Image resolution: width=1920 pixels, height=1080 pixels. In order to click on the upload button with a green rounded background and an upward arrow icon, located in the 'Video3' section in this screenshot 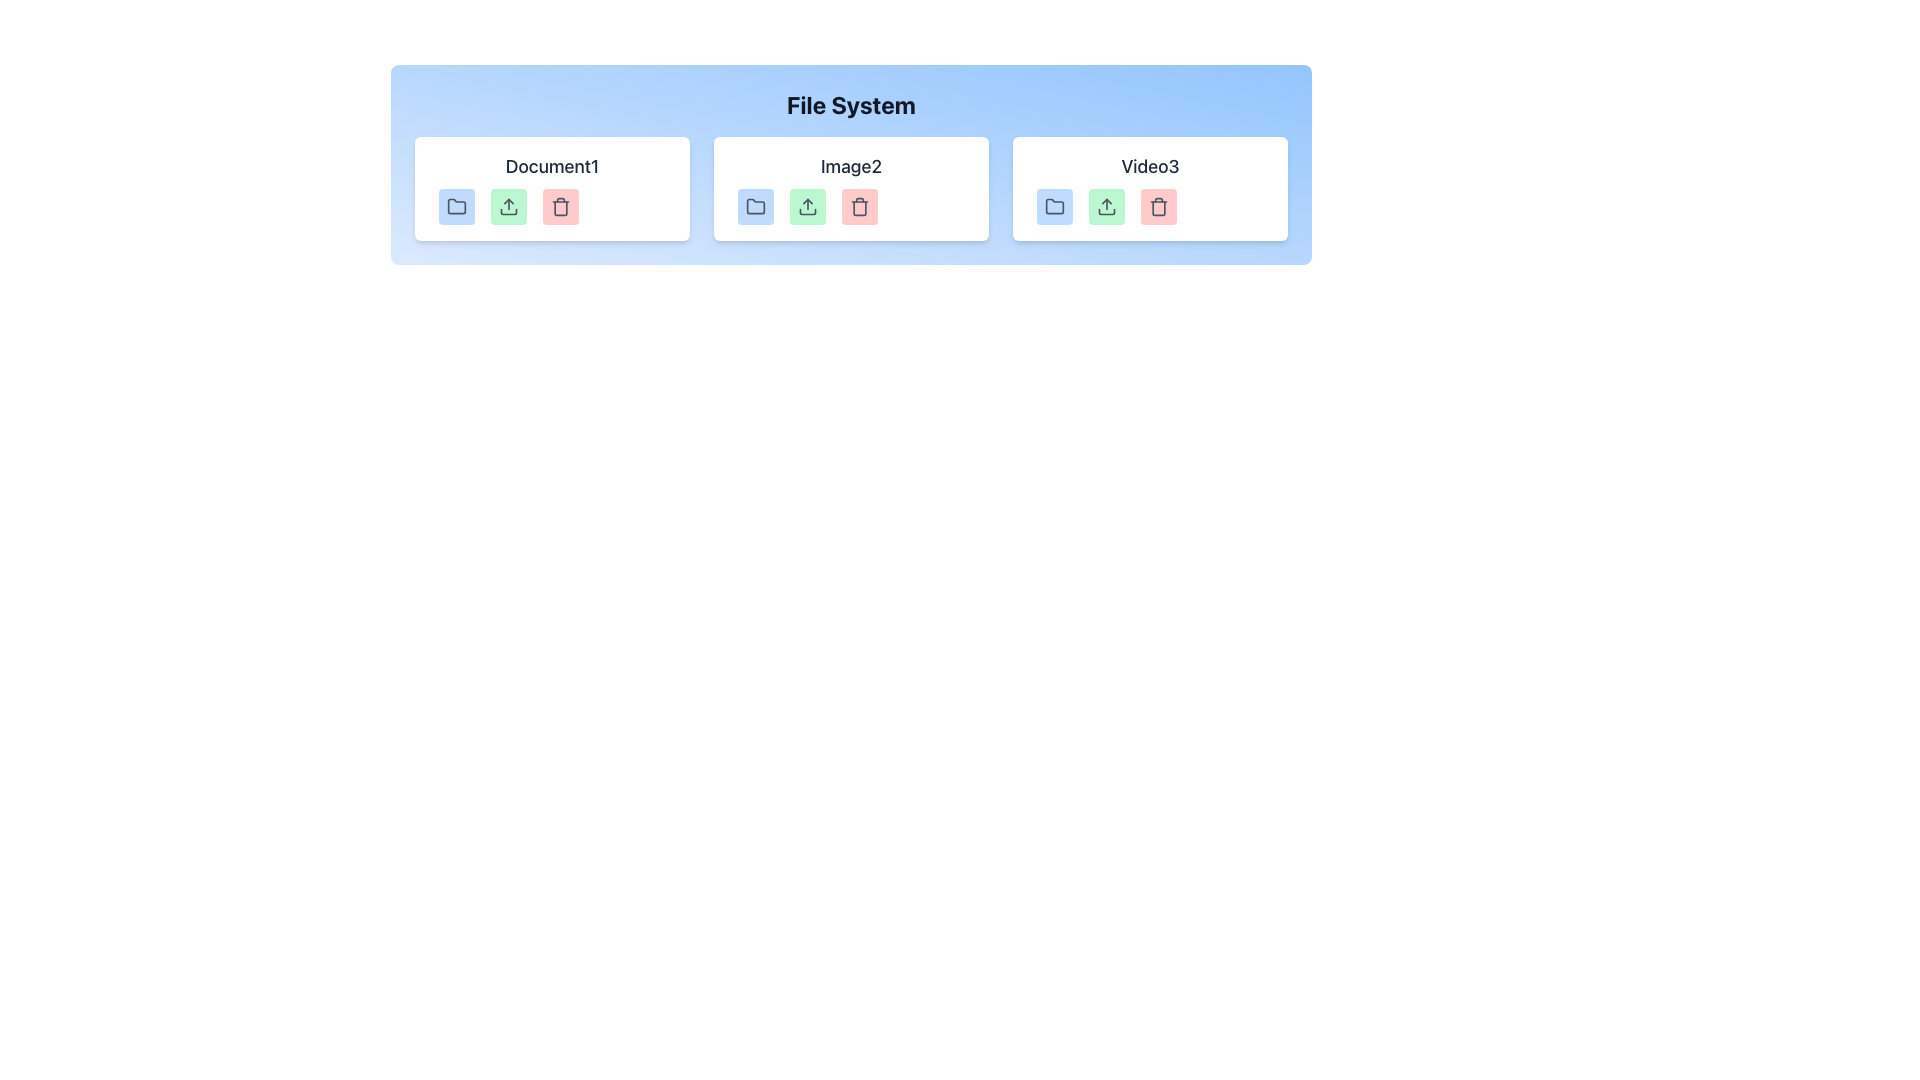, I will do `click(1106, 207)`.